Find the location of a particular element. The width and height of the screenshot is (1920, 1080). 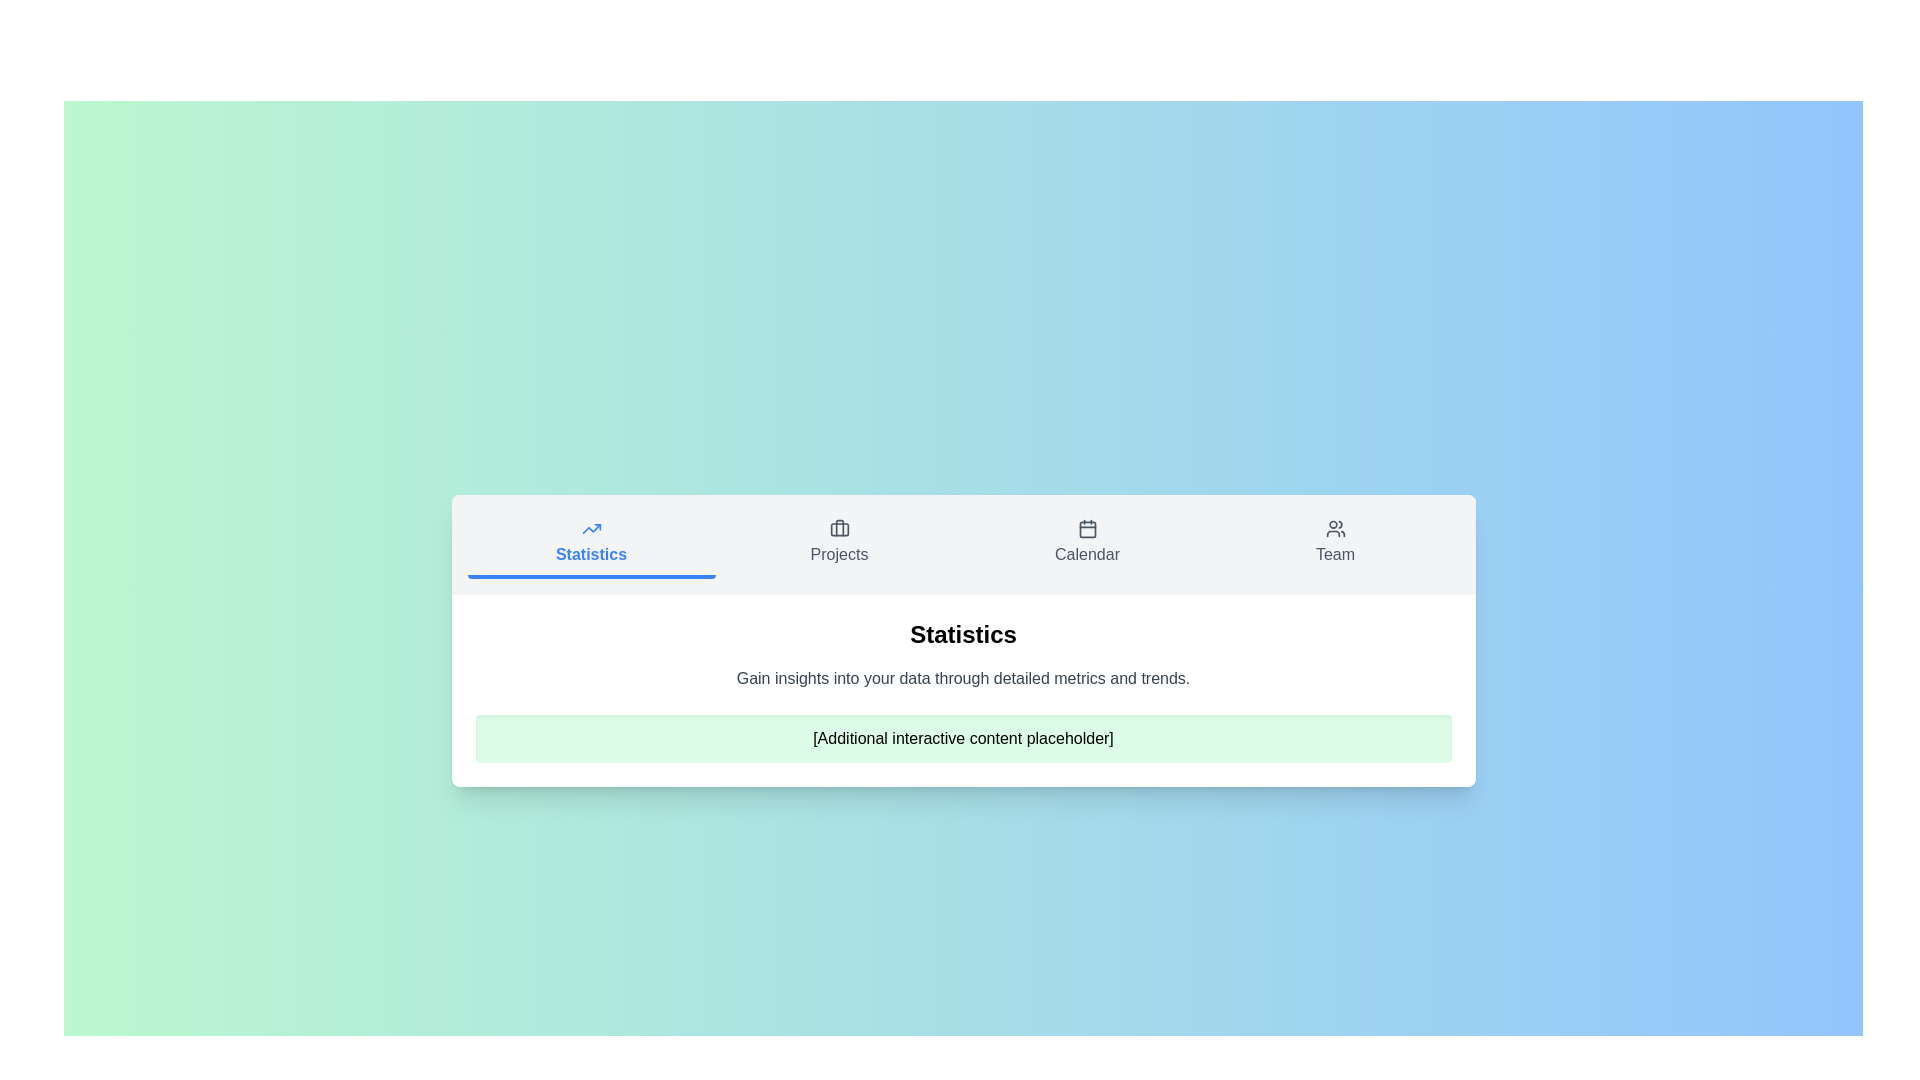

the Calendar tab is located at coordinates (1086, 544).